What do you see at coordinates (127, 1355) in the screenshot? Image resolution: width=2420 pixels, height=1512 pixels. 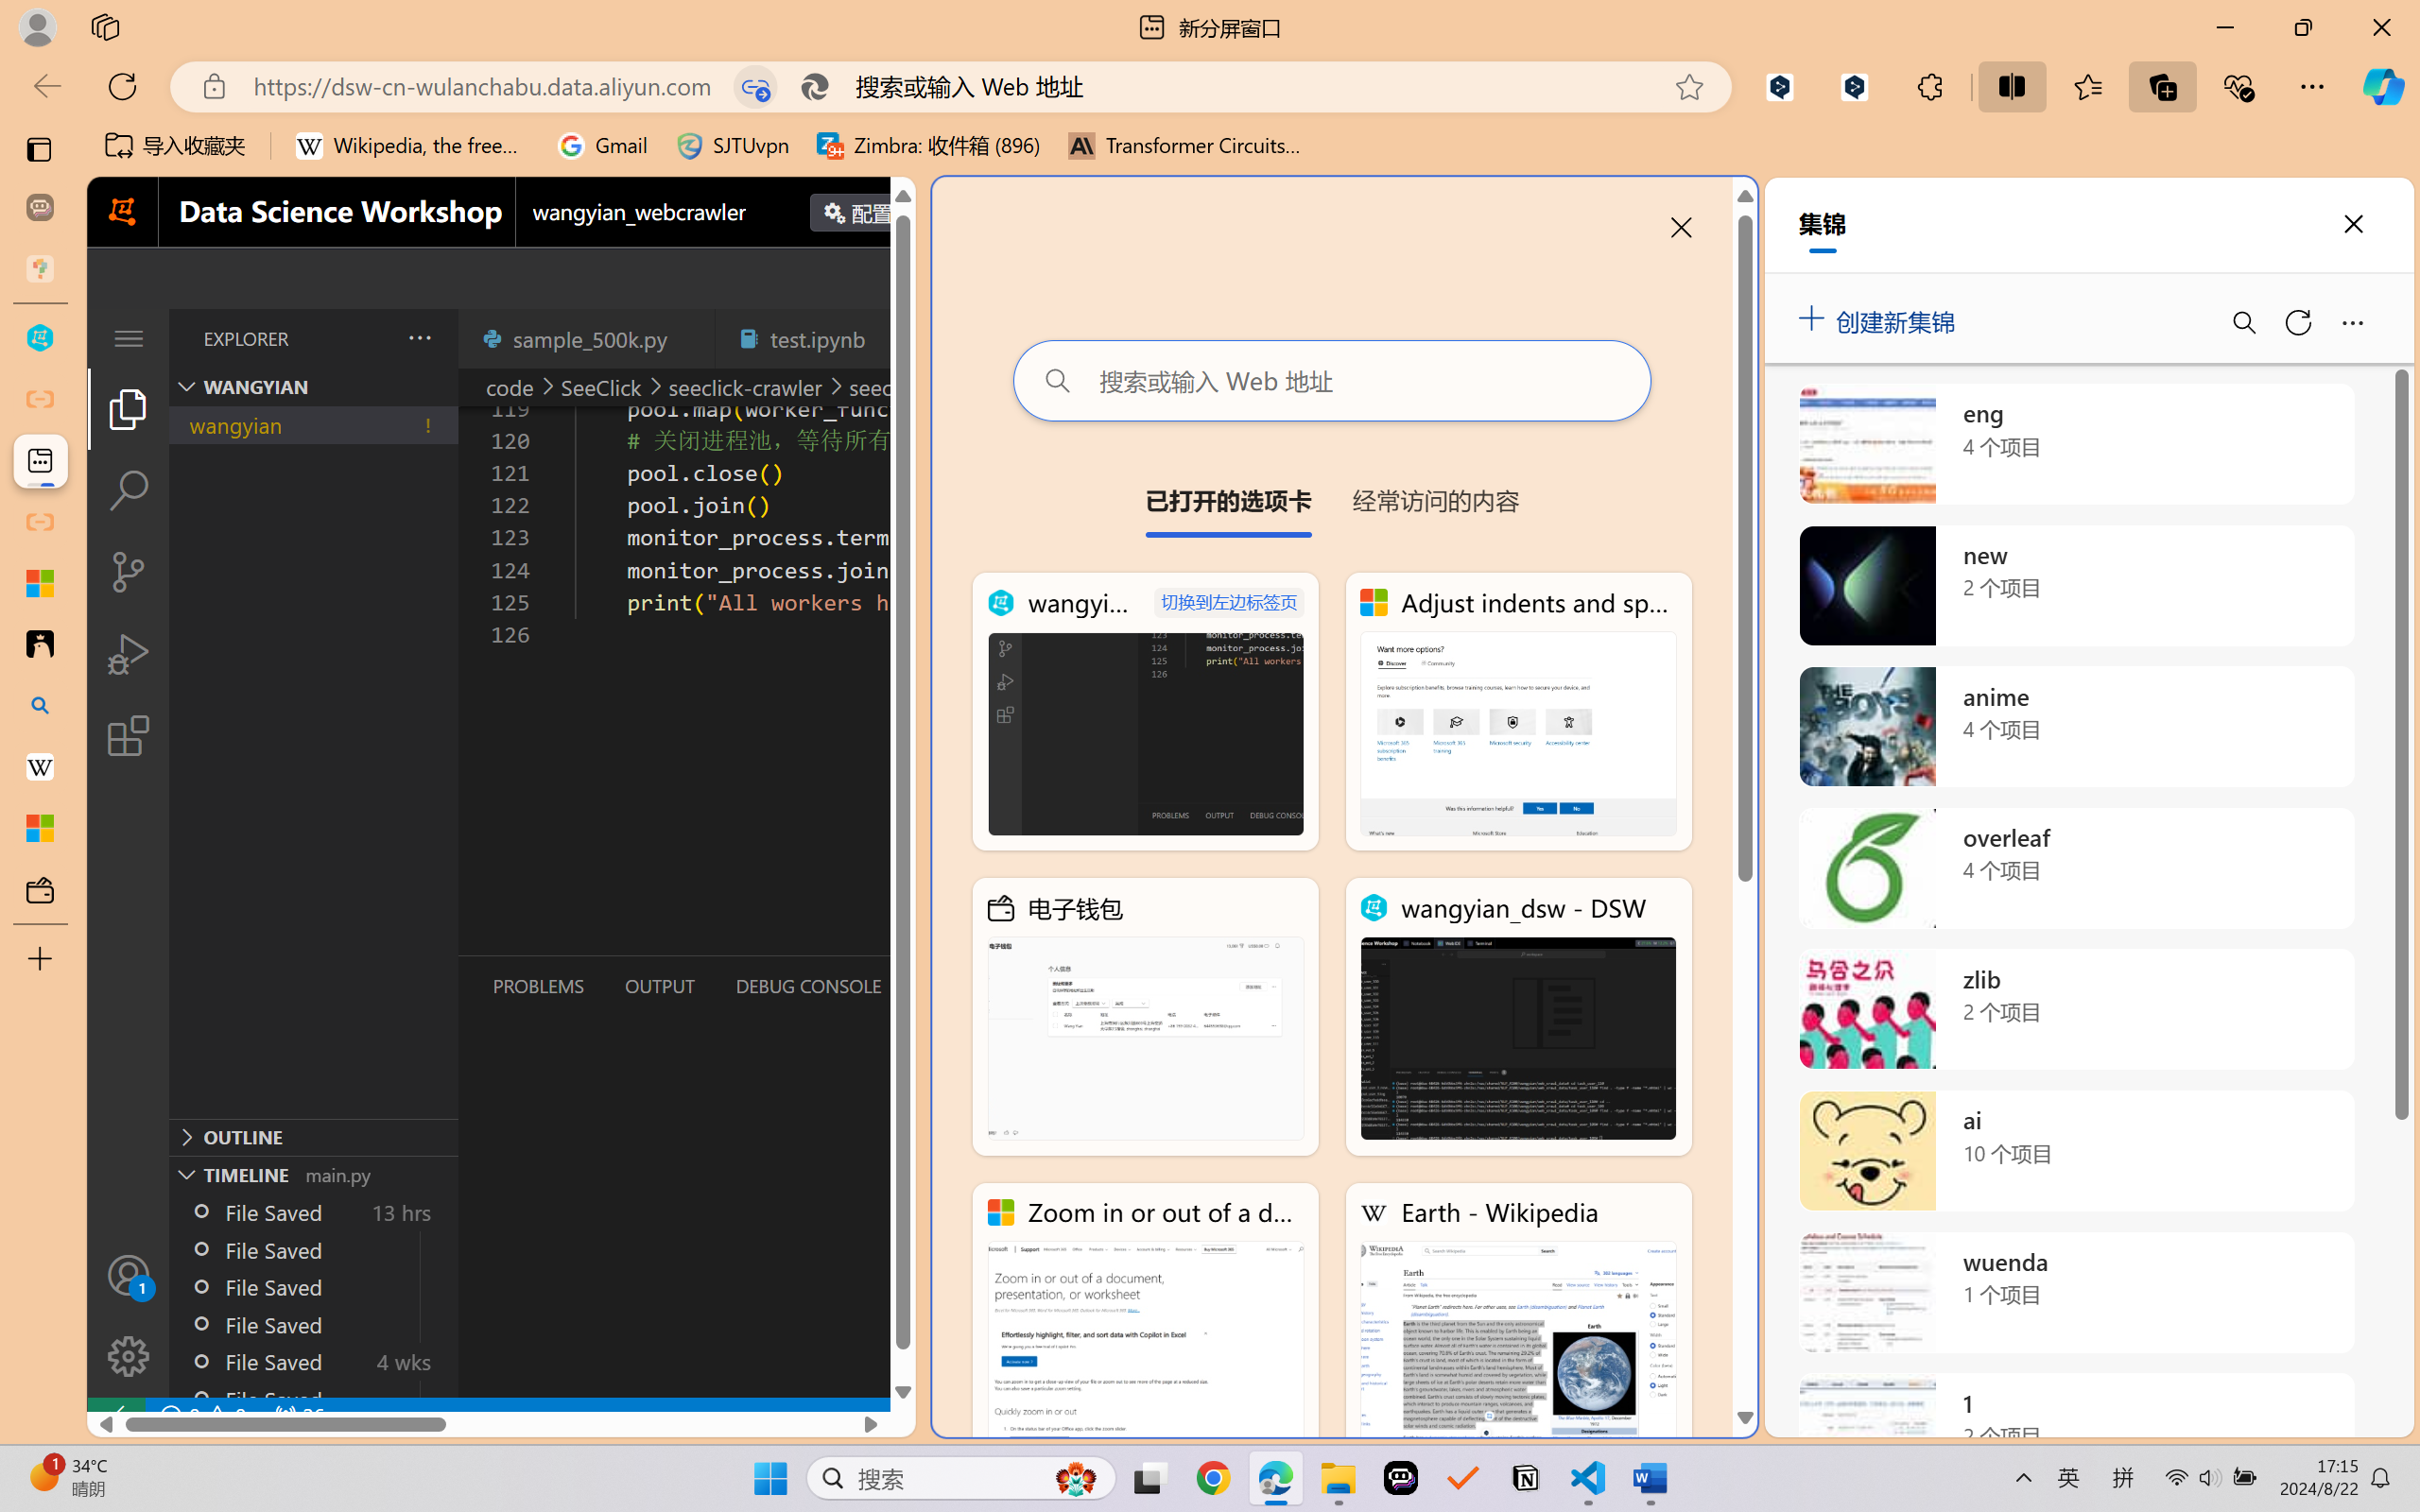 I see `'Manage'` at bounding box center [127, 1355].